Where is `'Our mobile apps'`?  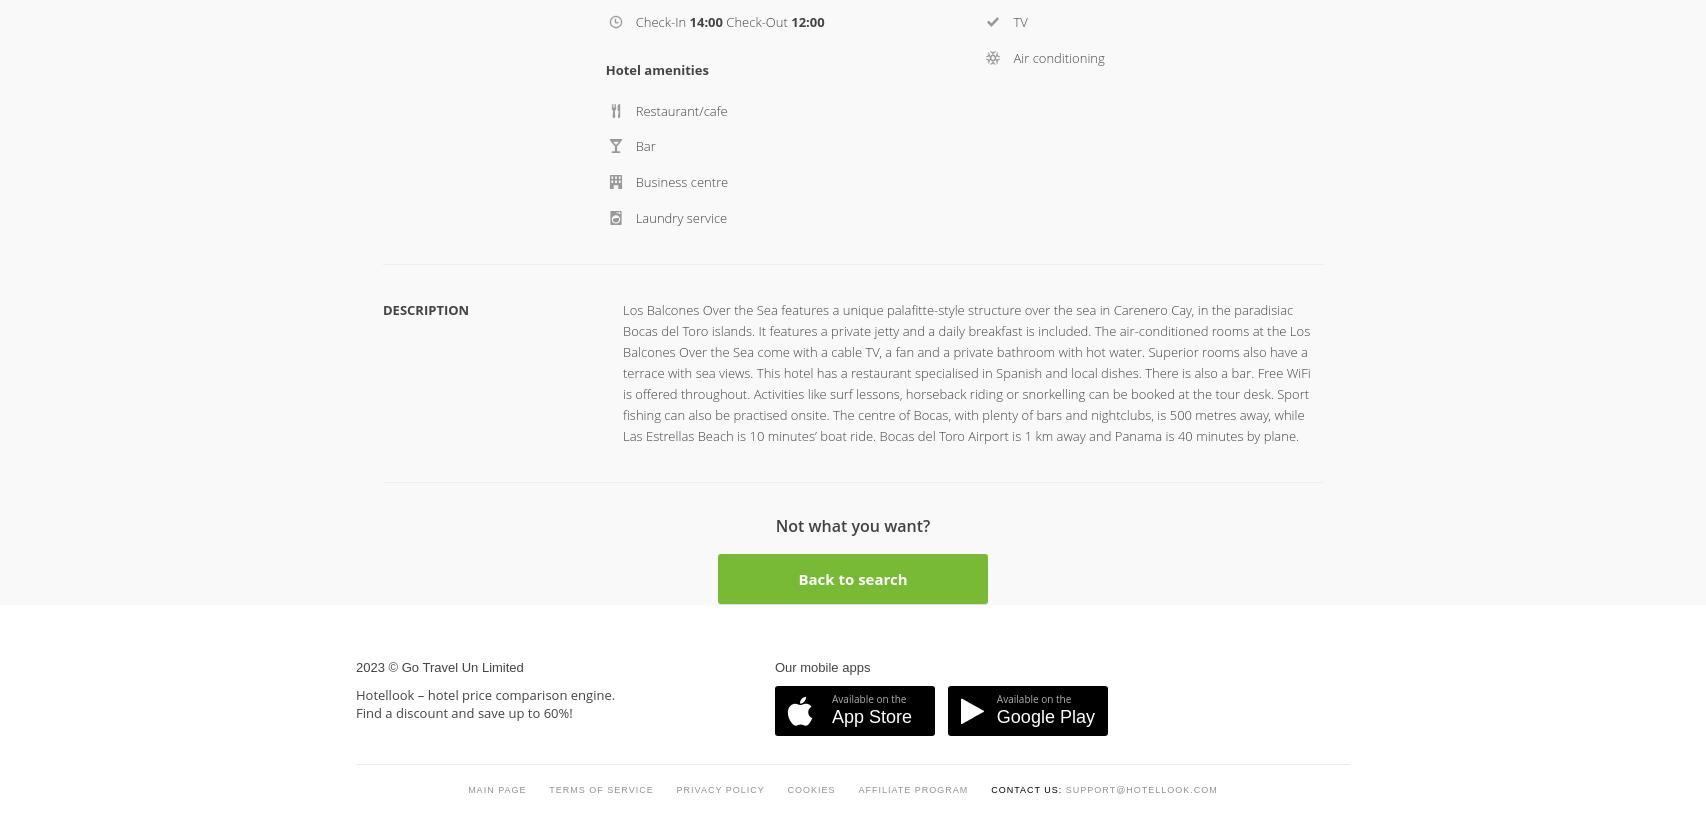 'Our mobile apps' is located at coordinates (774, 257).